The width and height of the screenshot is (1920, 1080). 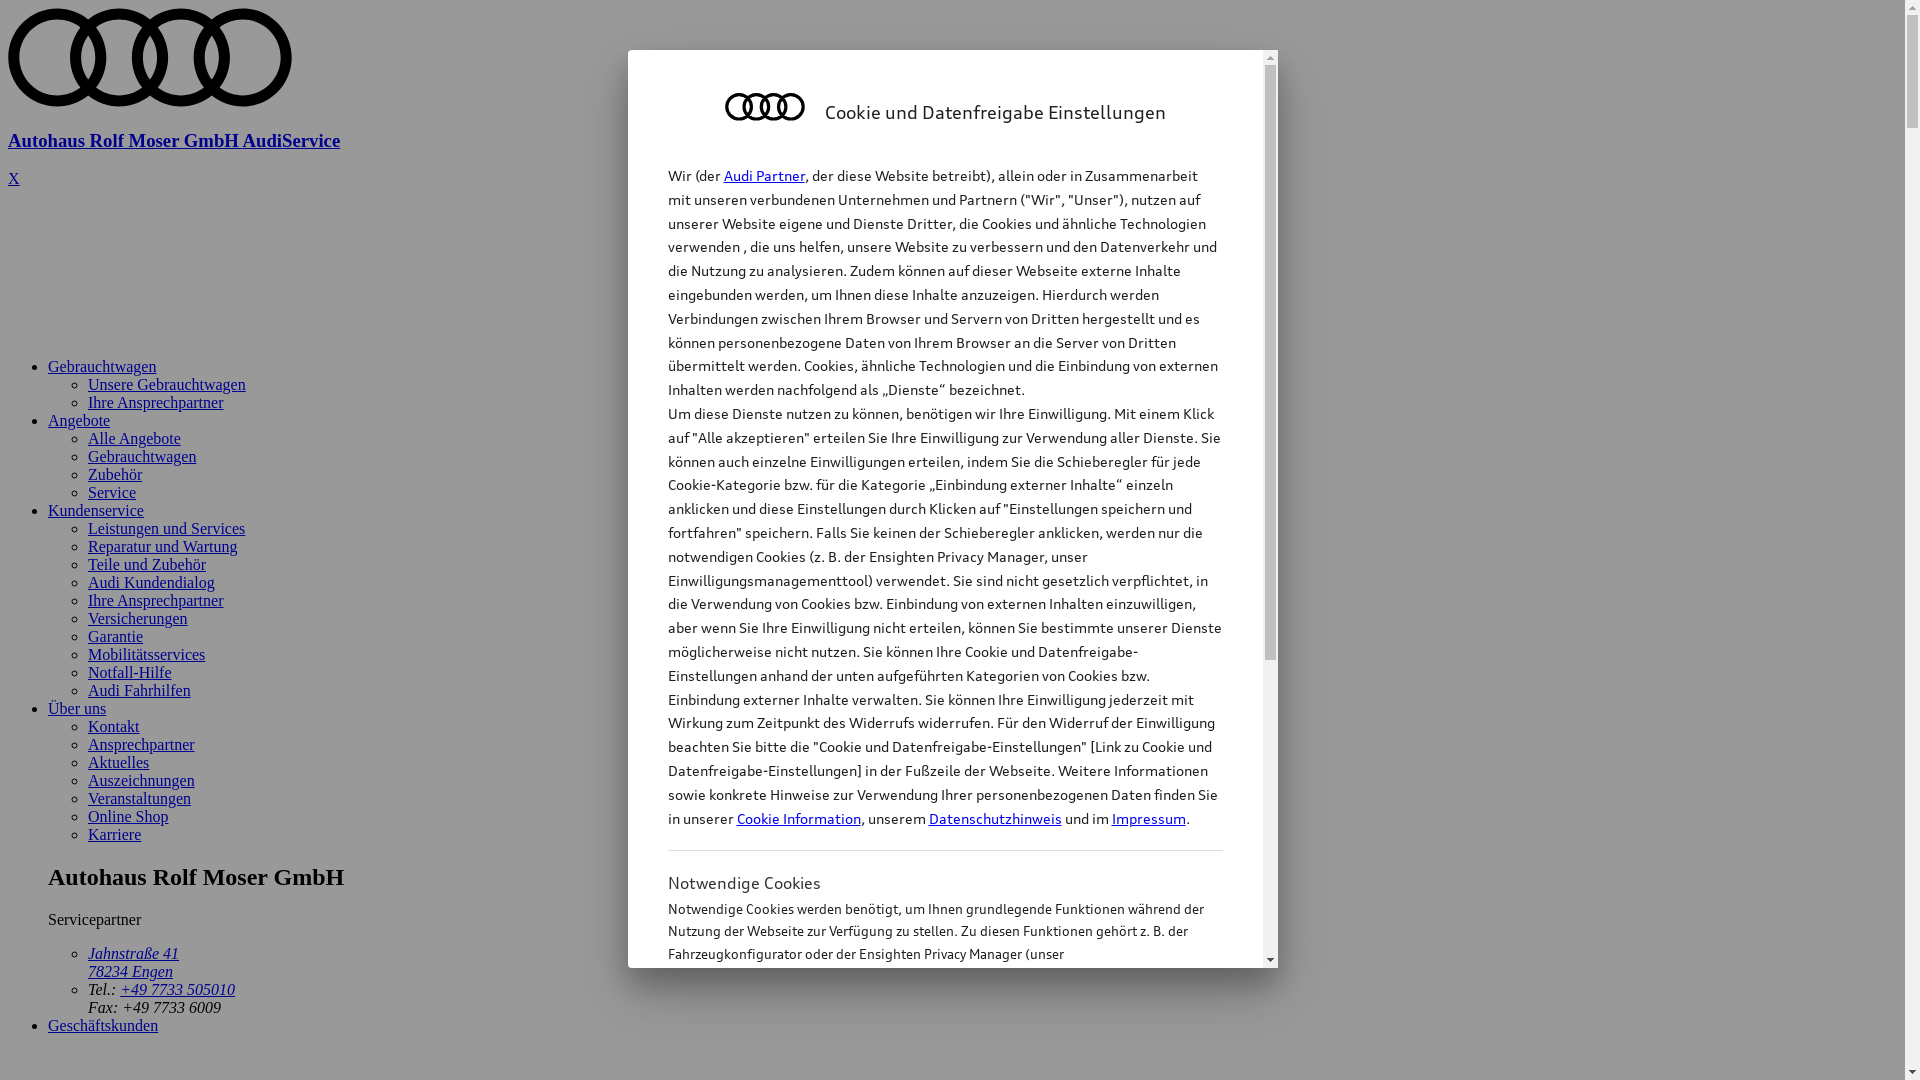 What do you see at coordinates (110, 492) in the screenshot?
I see `'Service'` at bounding box center [110, 492].